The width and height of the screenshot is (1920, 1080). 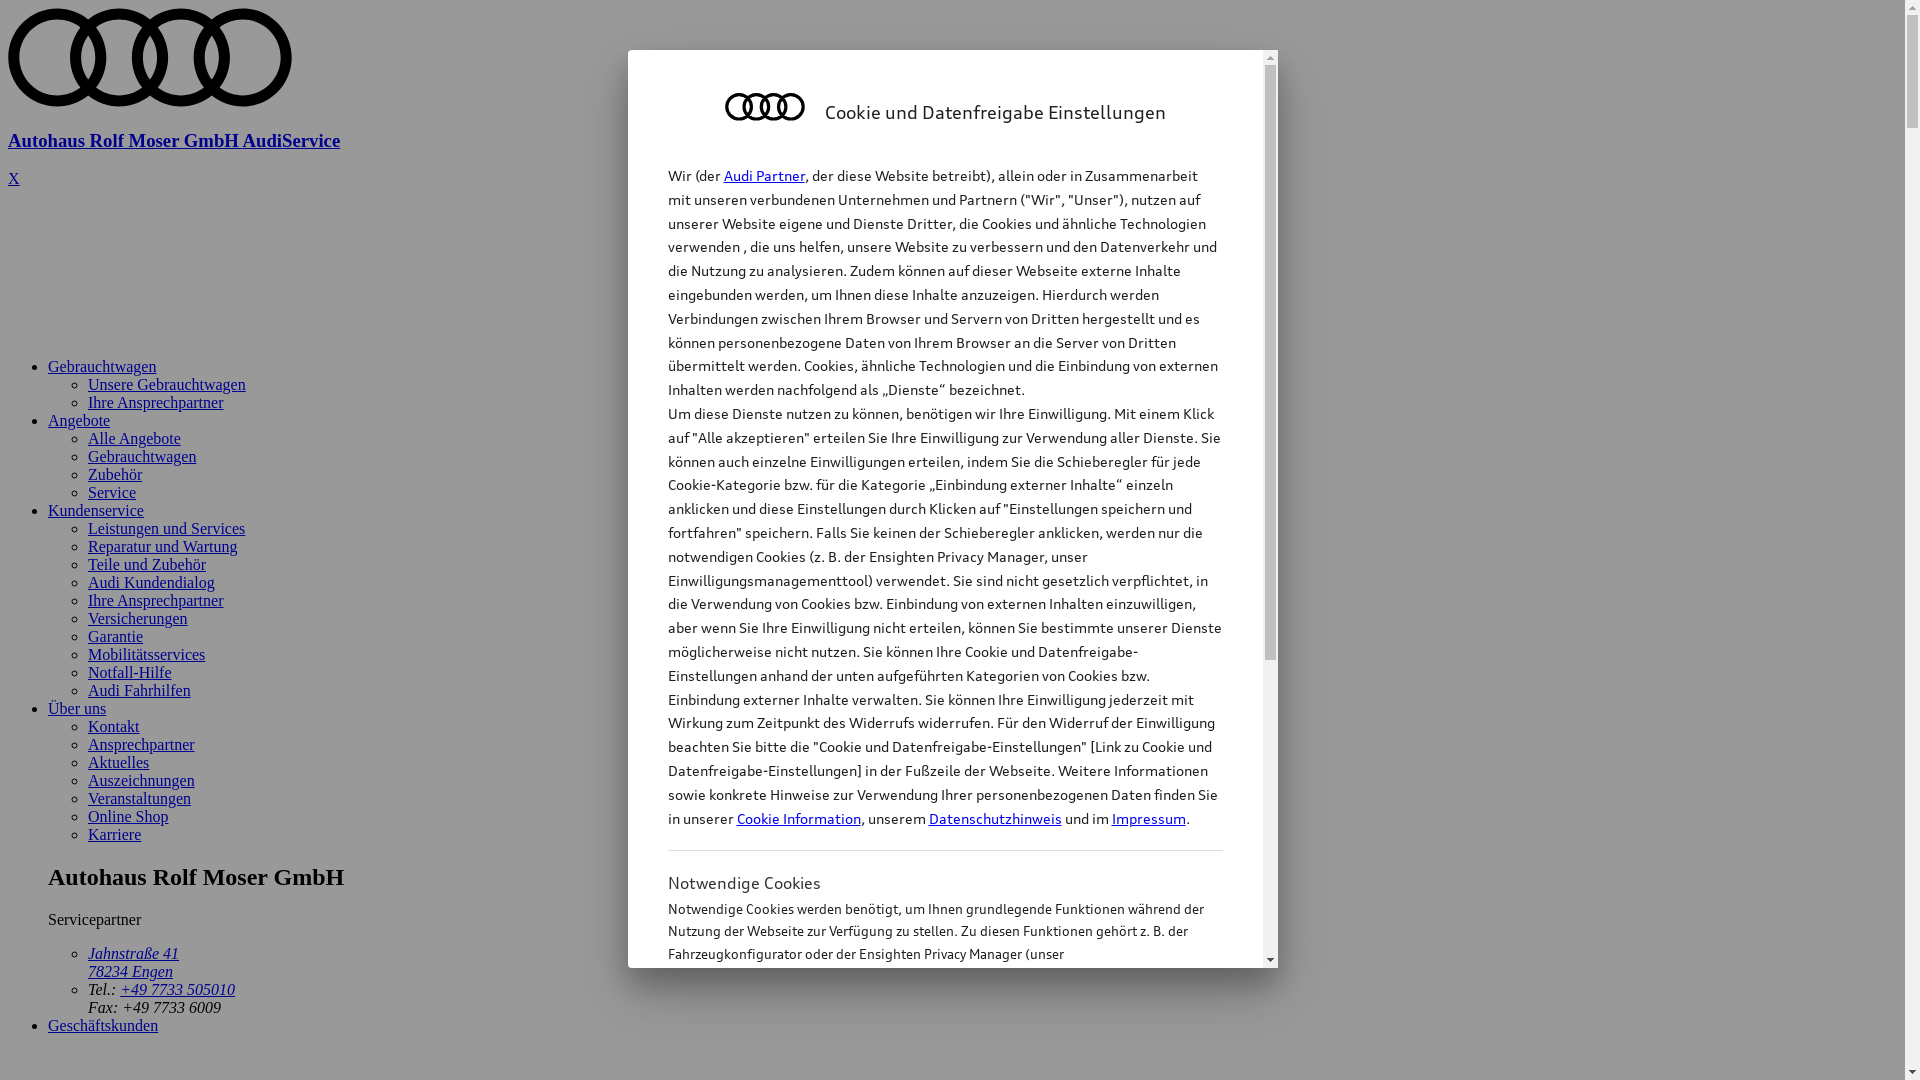 What do you see at coordinates (110, 492) in the screenshot?
I see `'Service'` at bounding box center [110, 492].